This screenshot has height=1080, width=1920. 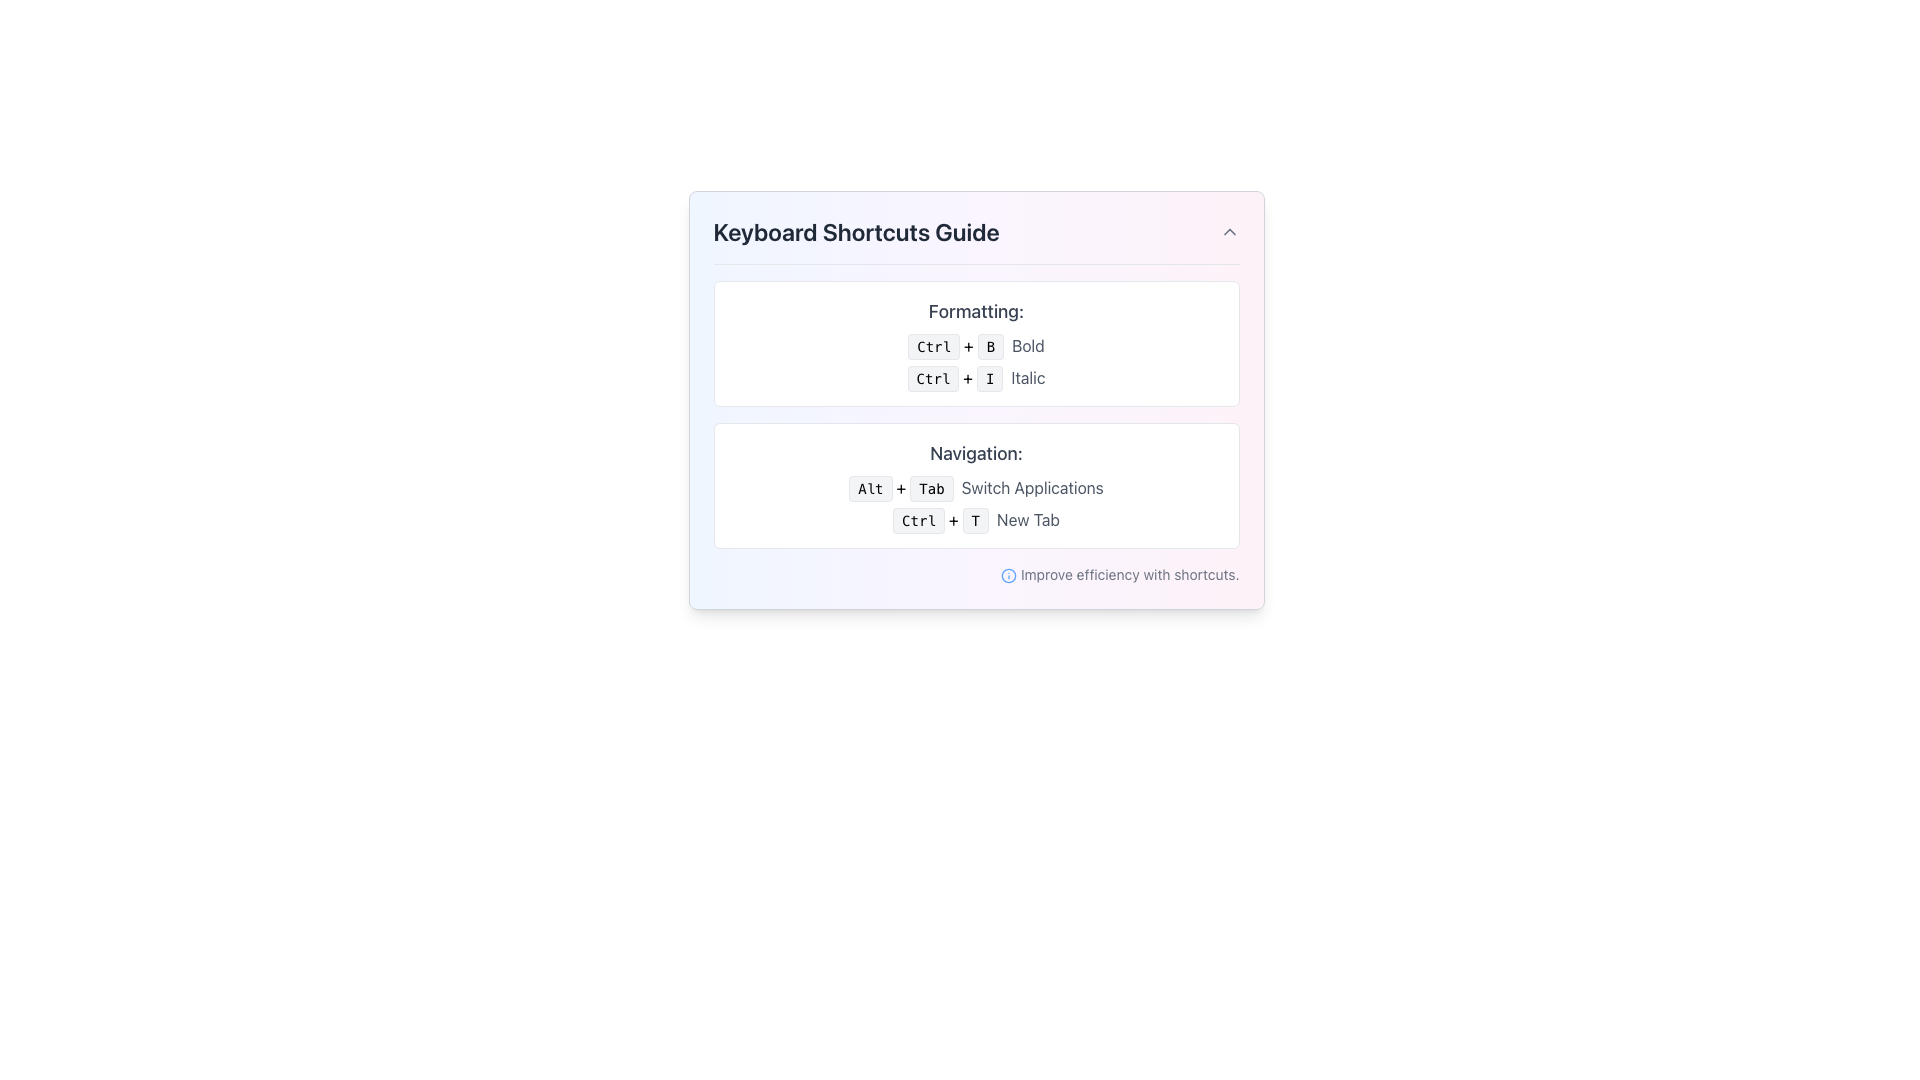 What do you see at coordinates (952, 519) in the screenshot?
I see `the text label displaying the character '+' that serves as a separator in the shortcut key instruction 'Ctrl+T New Tab', positioned between the 'Ctrl' and 'T' buttons` at bounding box center [952, 519].